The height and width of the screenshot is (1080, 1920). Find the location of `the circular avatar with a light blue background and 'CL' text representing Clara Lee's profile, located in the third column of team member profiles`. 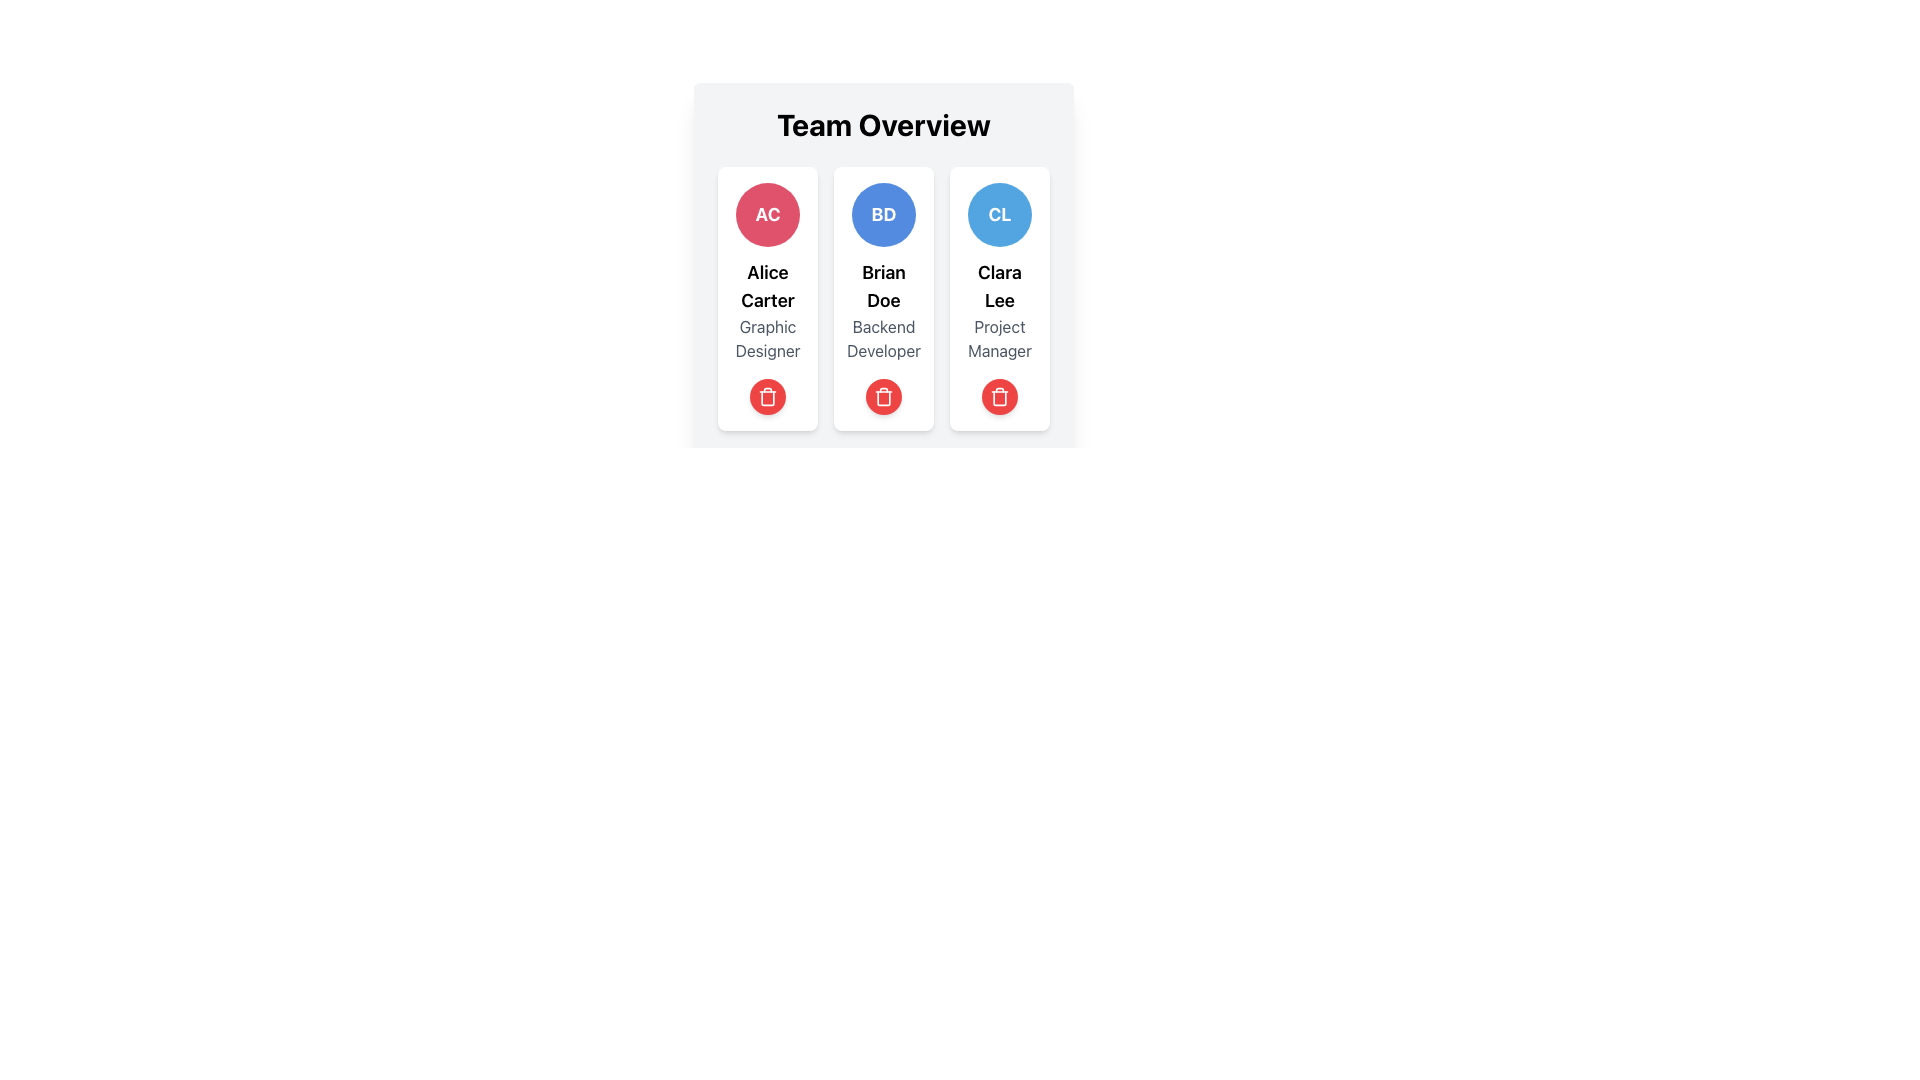

the circular avatar with a light blue background and 'CL' text representing Clara Lee's profile, located in the third column of team member profiles is located at coordinates (999, 215).